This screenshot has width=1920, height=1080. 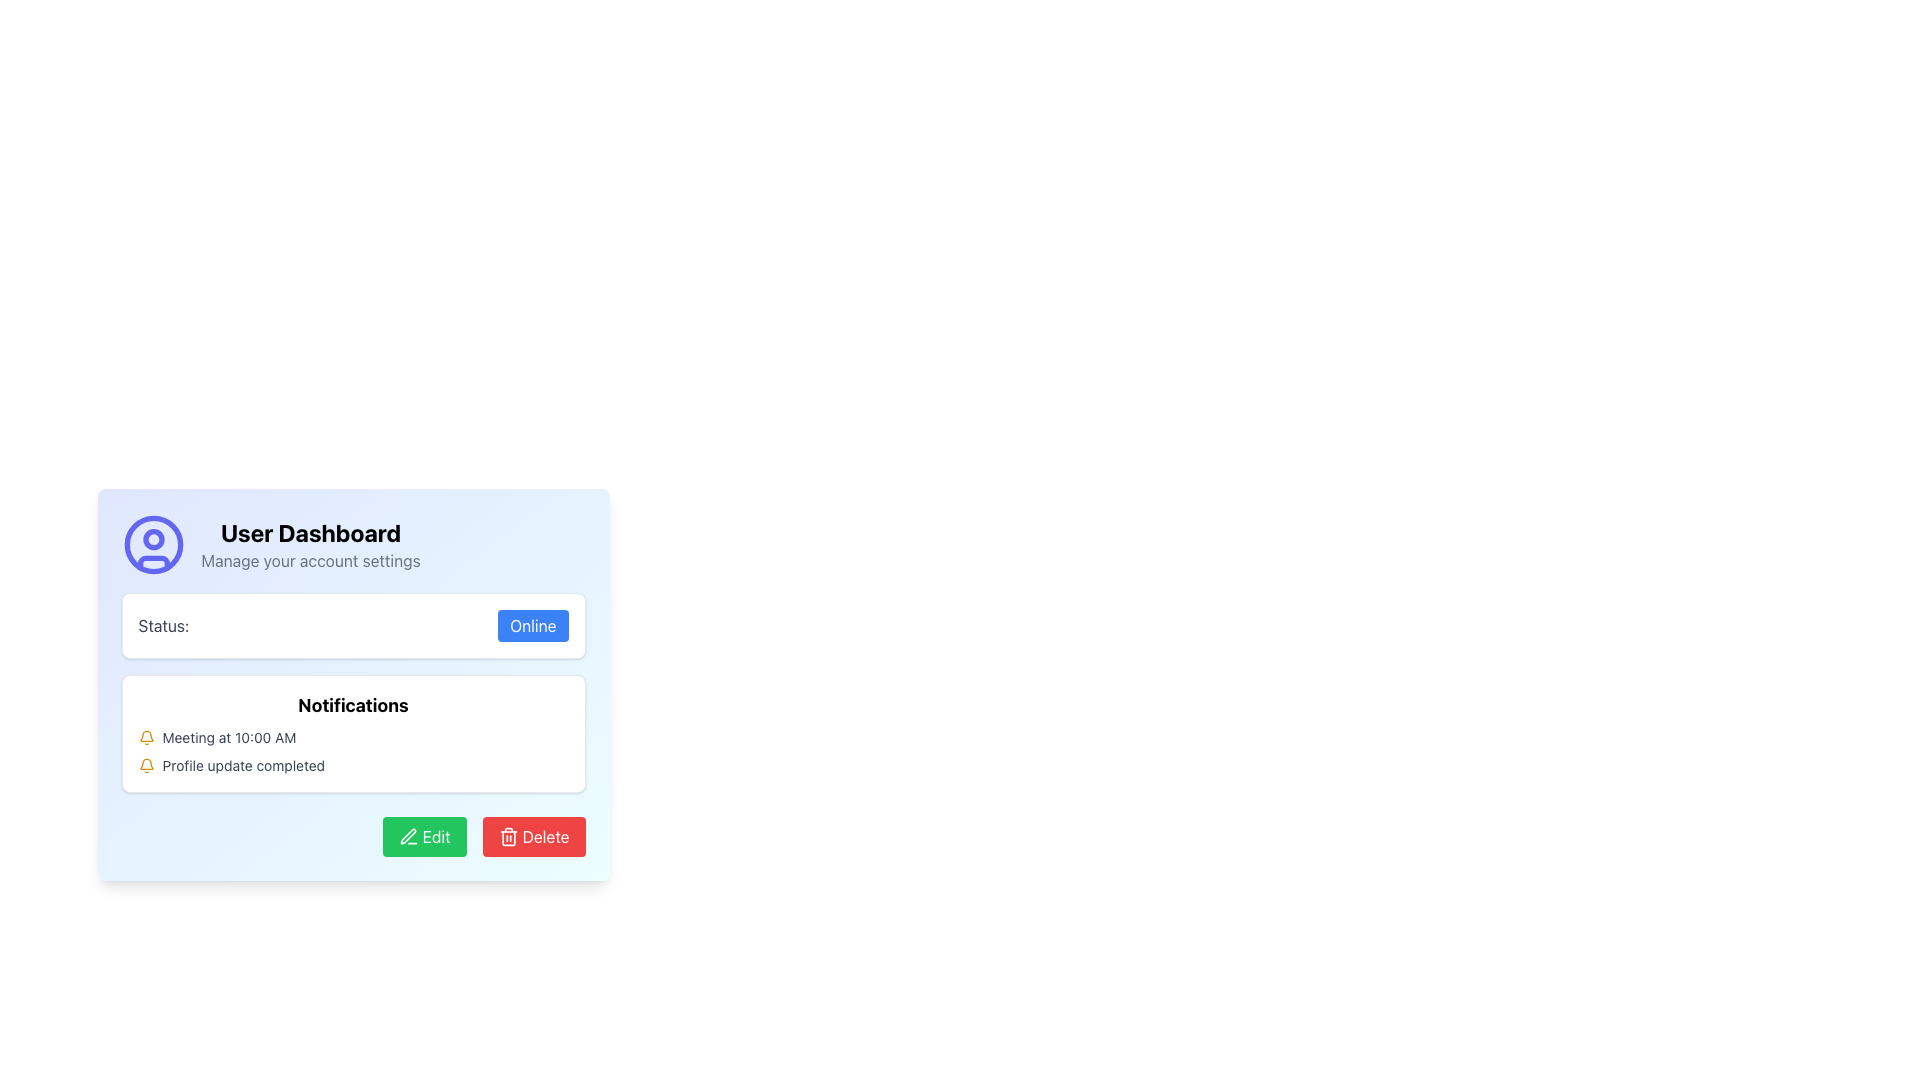 I want to click on the header text label indicating the user dashboard, located to the right of the avatar icon in the top-left section of the interface, so click(x=310, y=544).